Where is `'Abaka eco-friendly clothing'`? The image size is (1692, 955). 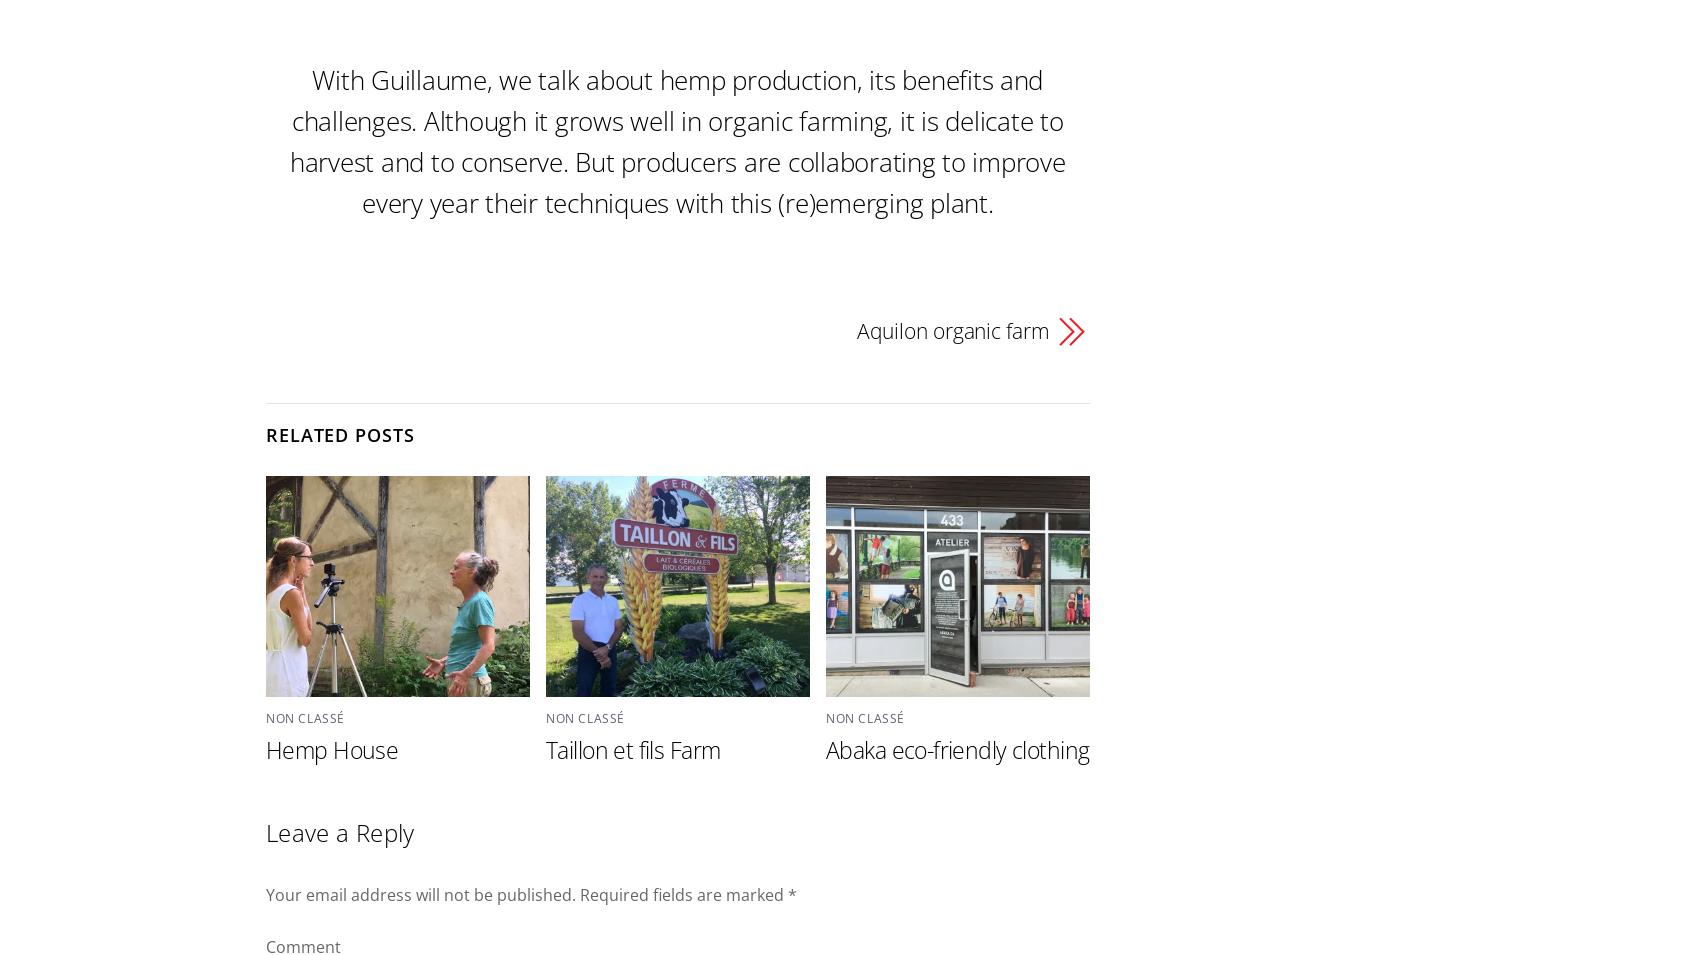
'Abaka eco-friendly clothing' is located at coordinates (957, 748).